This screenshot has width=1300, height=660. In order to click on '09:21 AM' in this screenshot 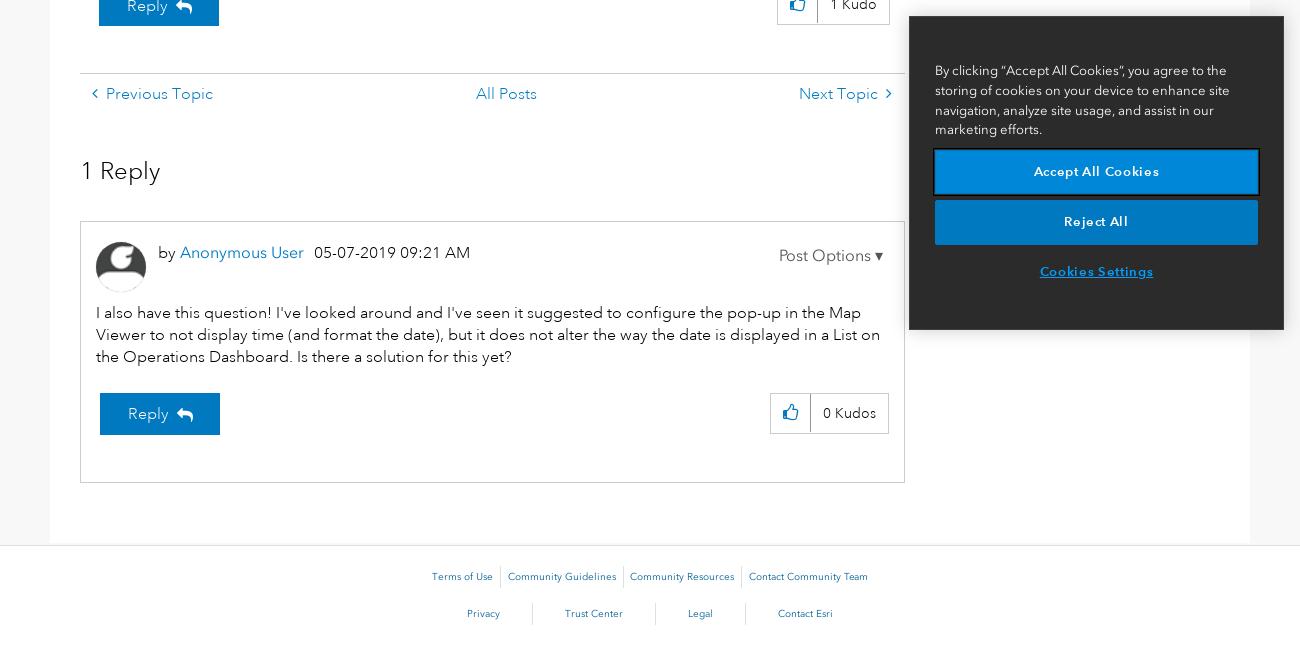, I will do `click(433, 250)`.